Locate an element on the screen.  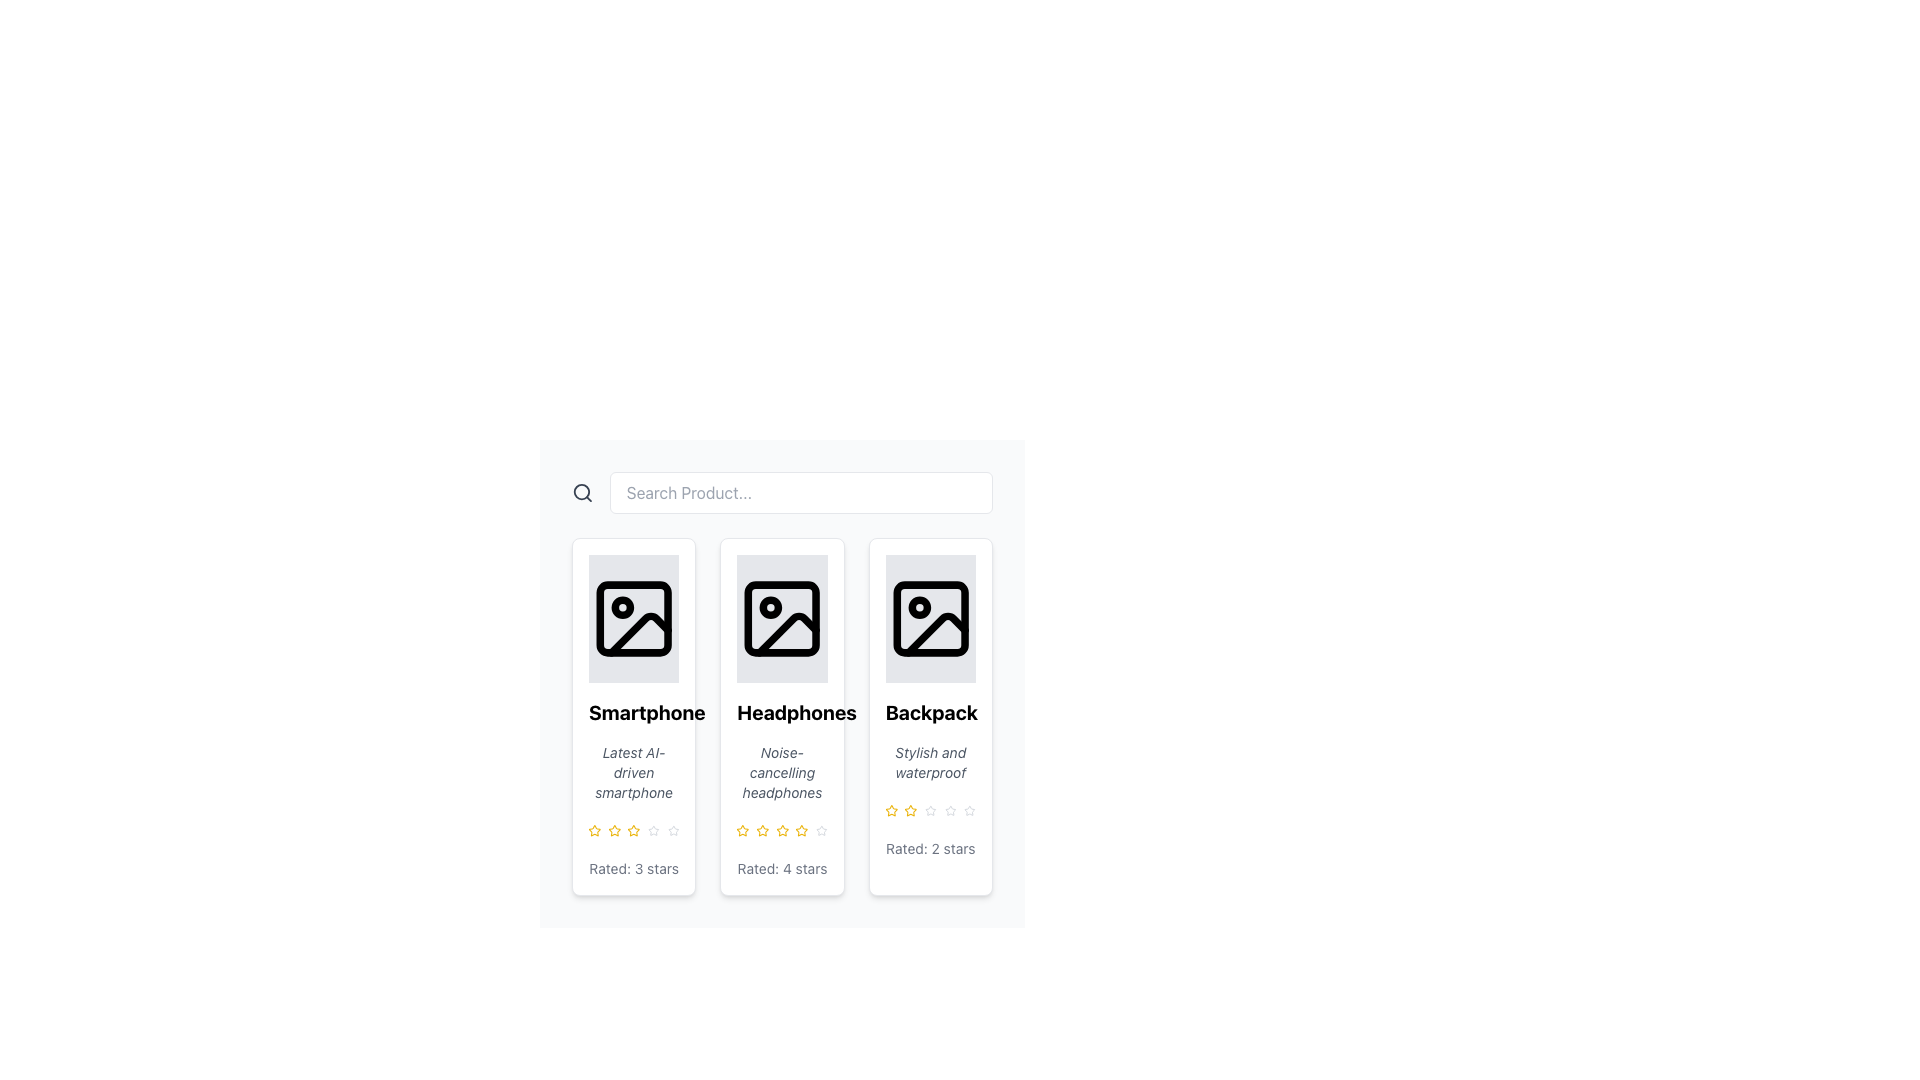
the black and white image placeholder icon representing the product image in the 'Headphones' card for navigation is located at coordinates (781, 617).